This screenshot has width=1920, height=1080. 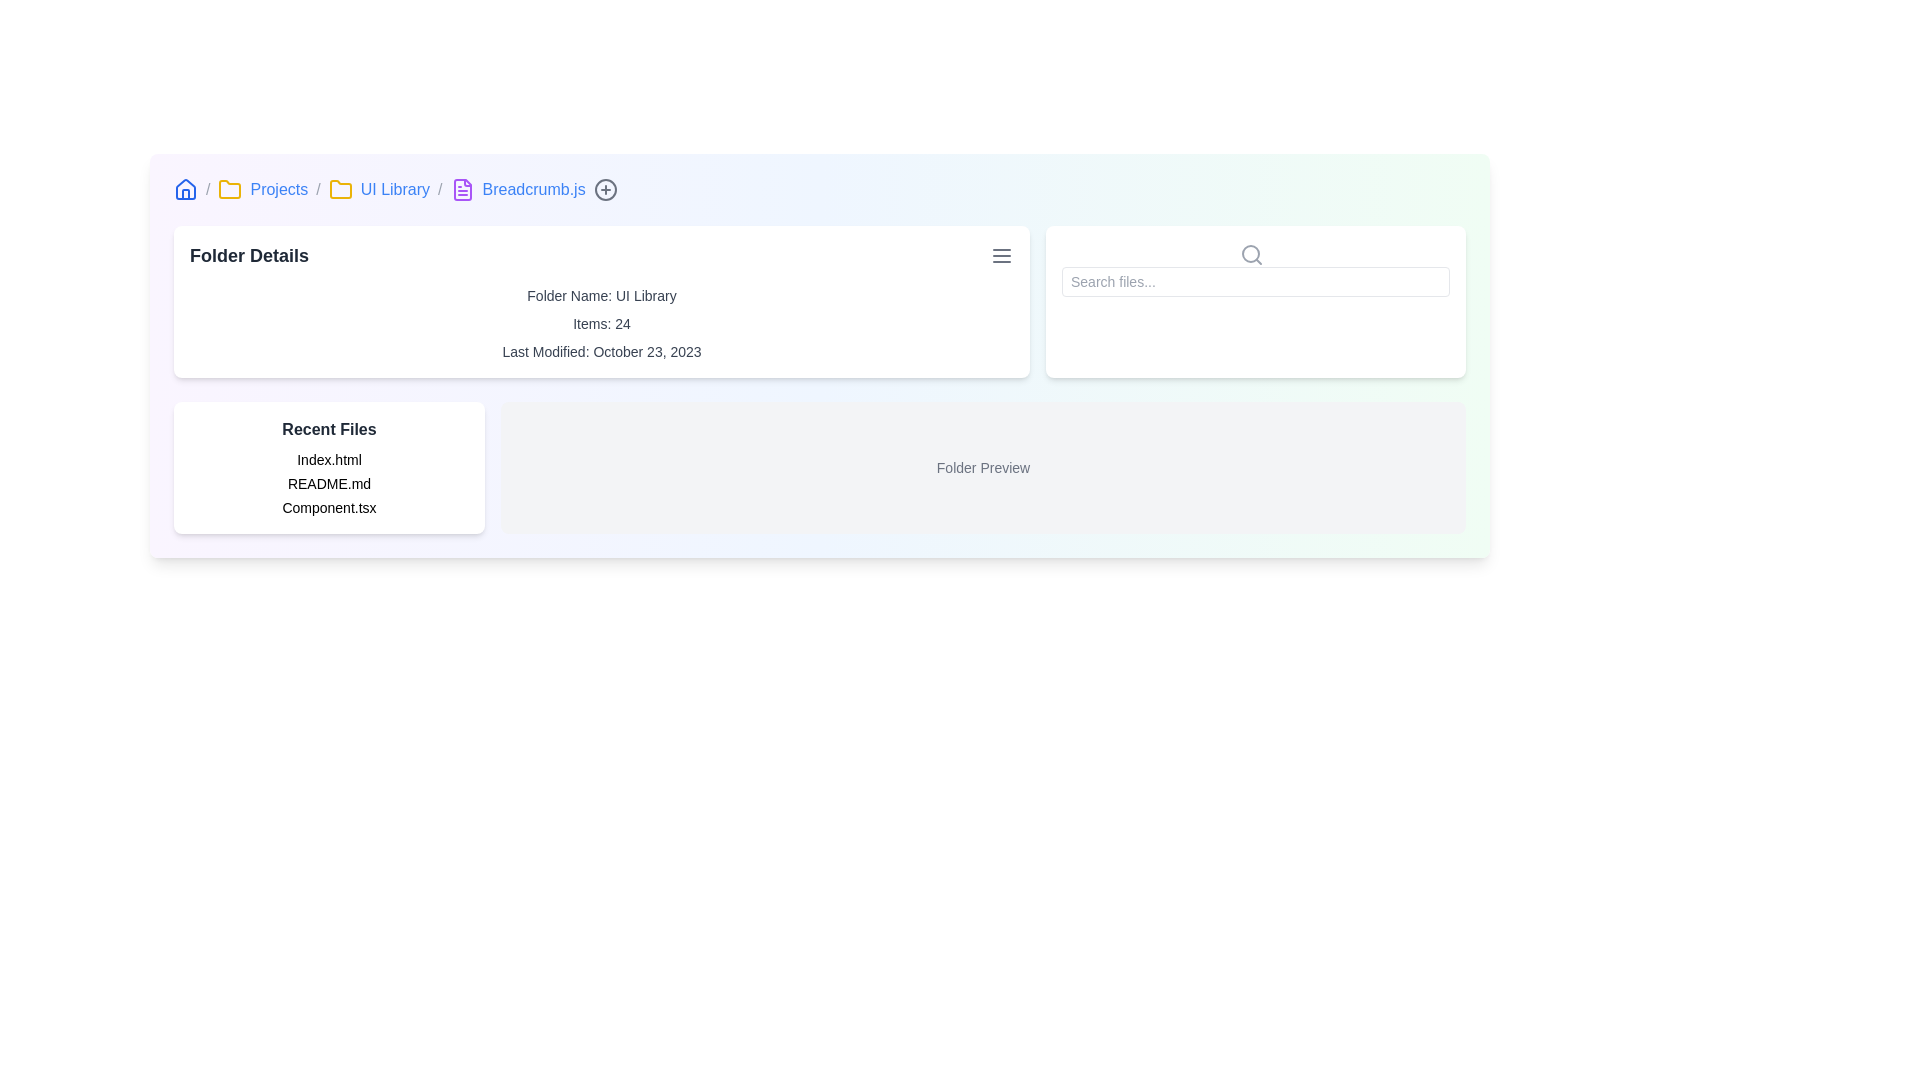 I want to click on the breadcrumb navigation text label that represents the current page or folder, located after 'UI Library' and a slanted separator, so click(x=534, y=189).